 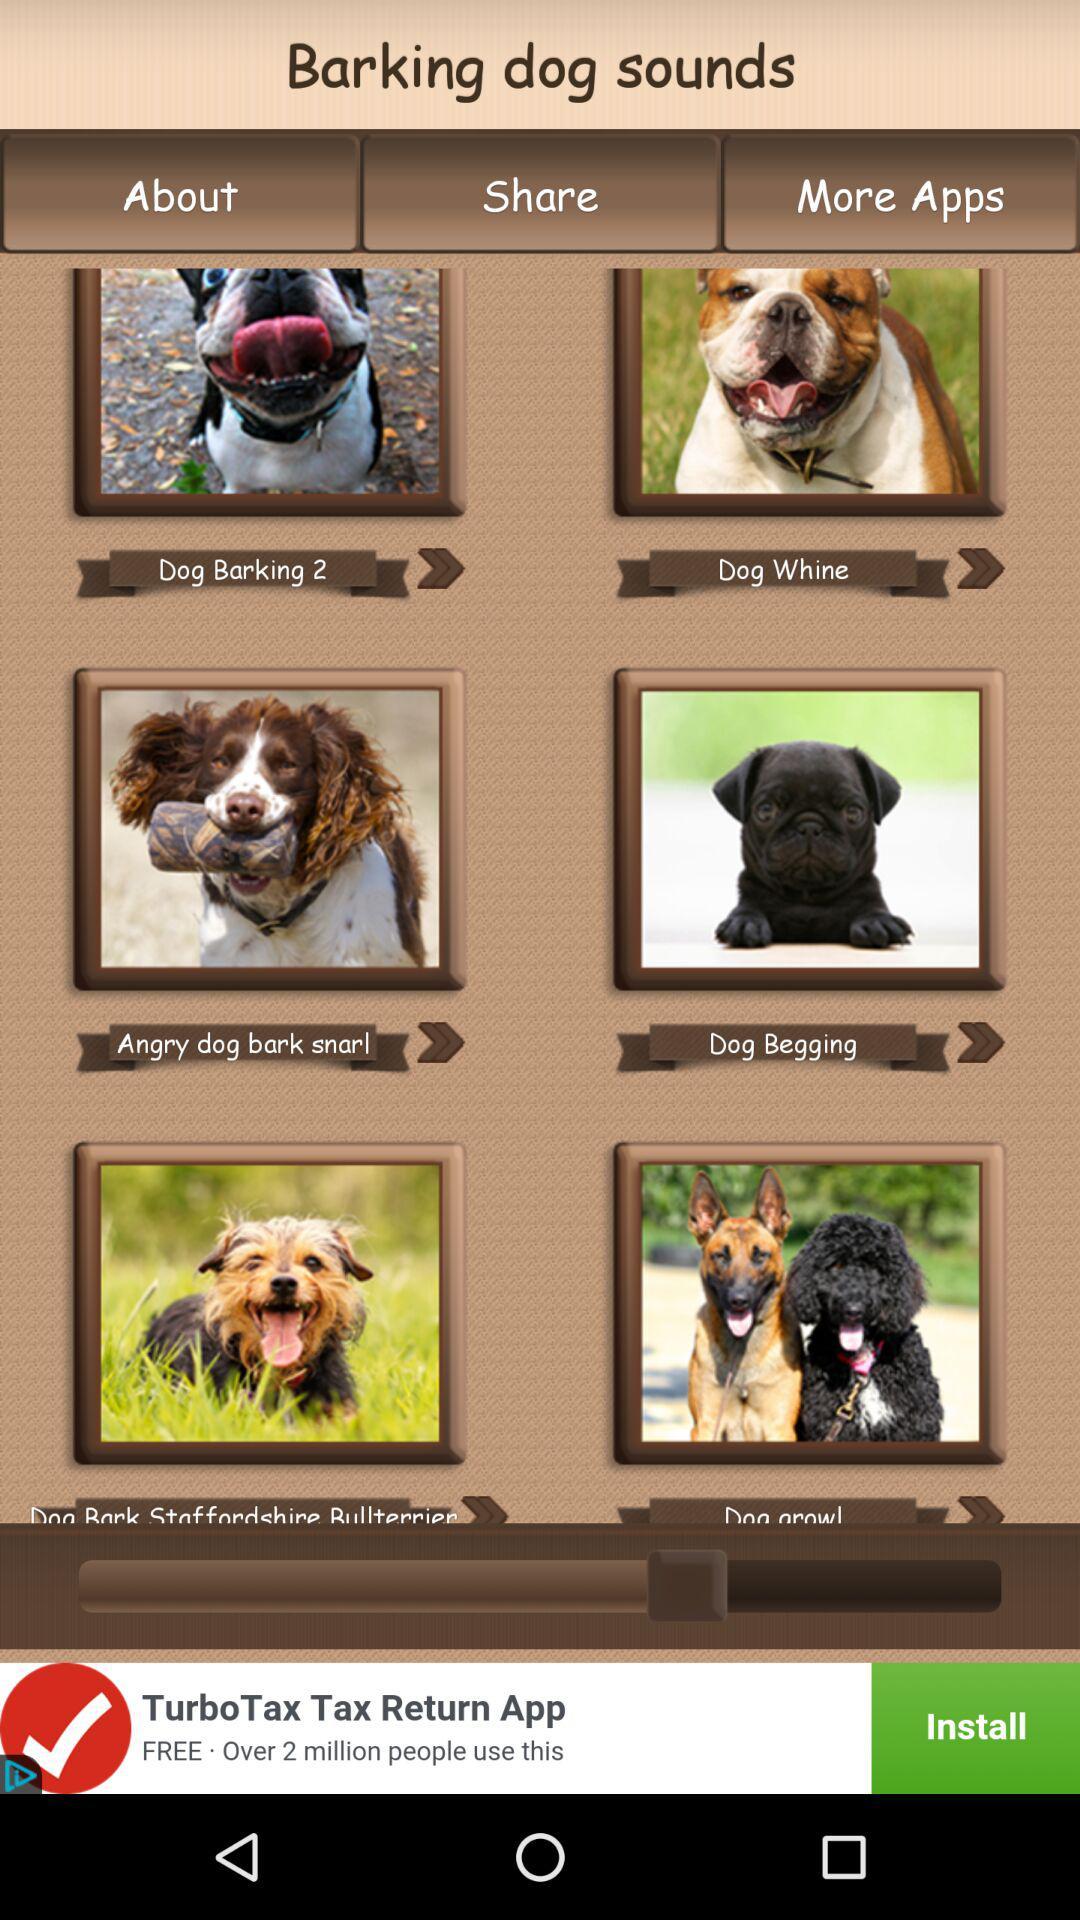 I want to click on forward option, so click(x=979, y=1041).